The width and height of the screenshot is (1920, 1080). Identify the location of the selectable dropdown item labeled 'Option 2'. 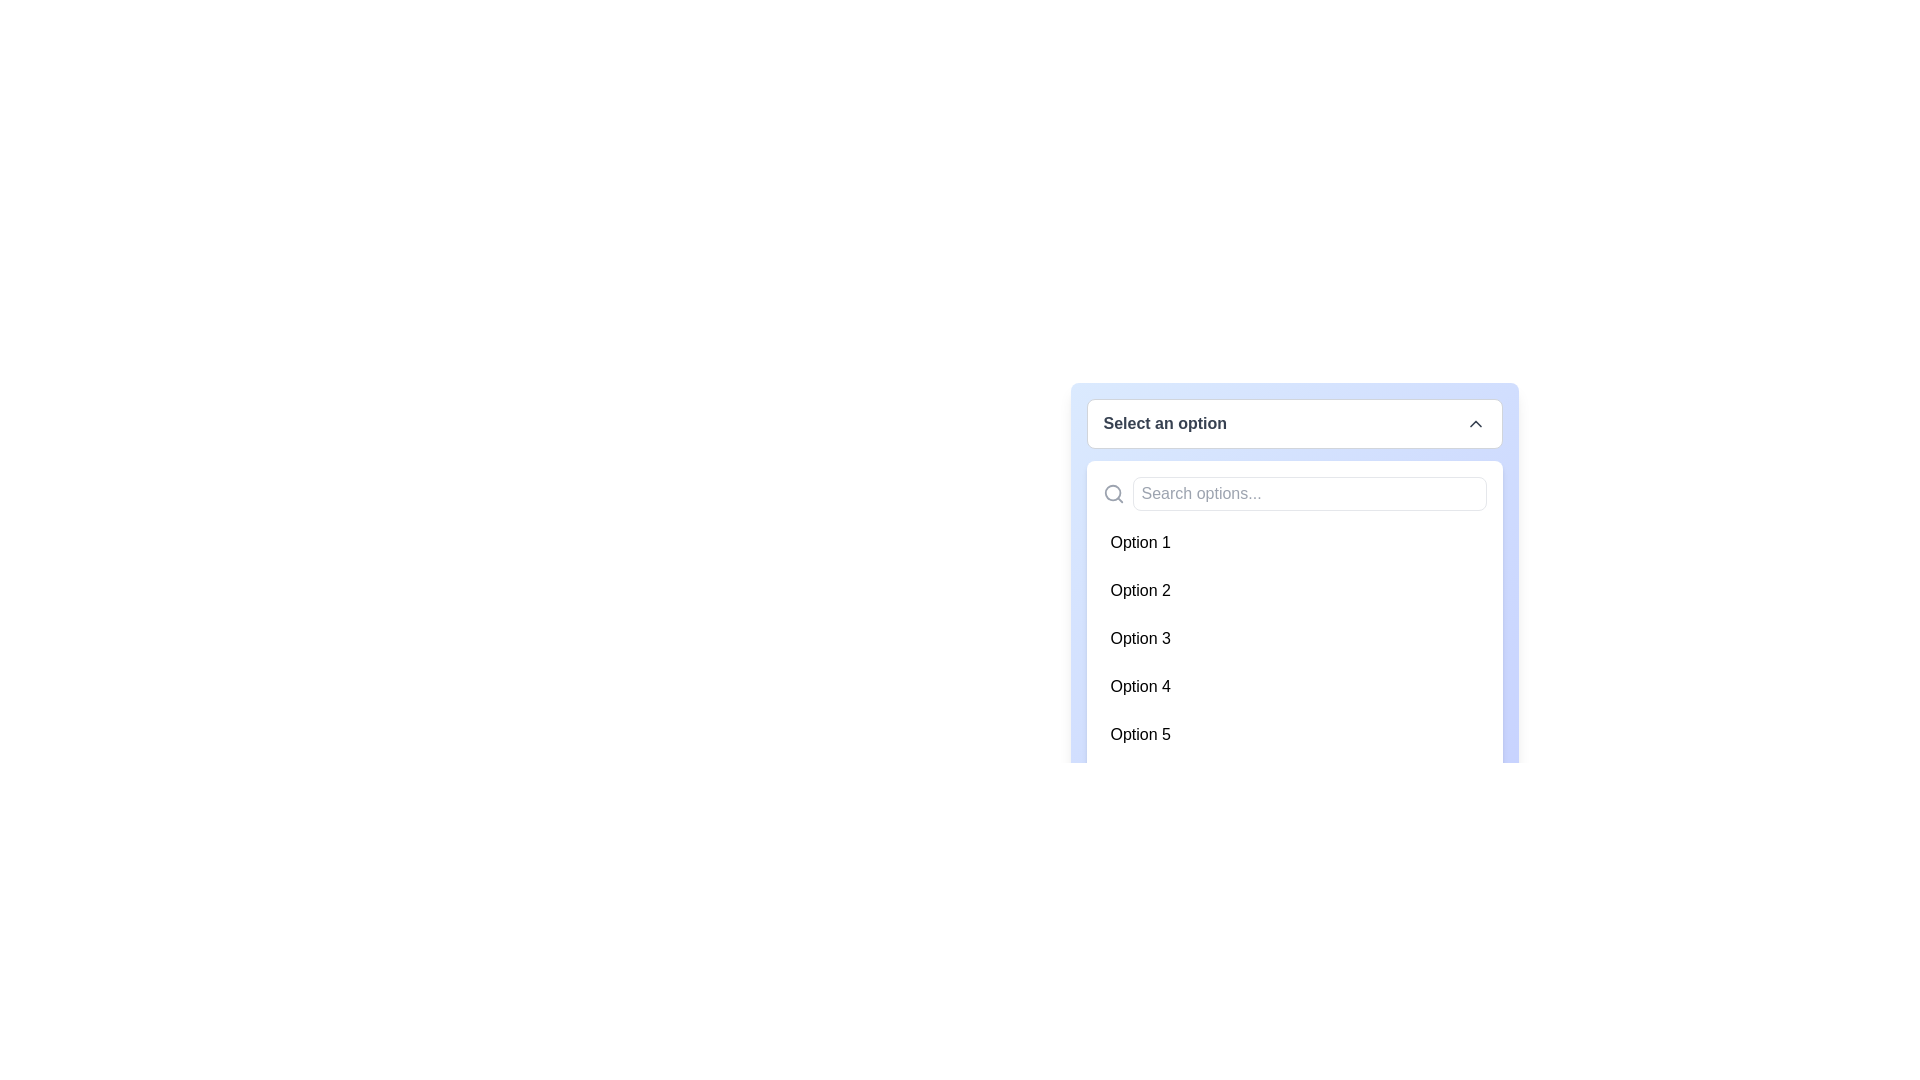
(1140, 589).